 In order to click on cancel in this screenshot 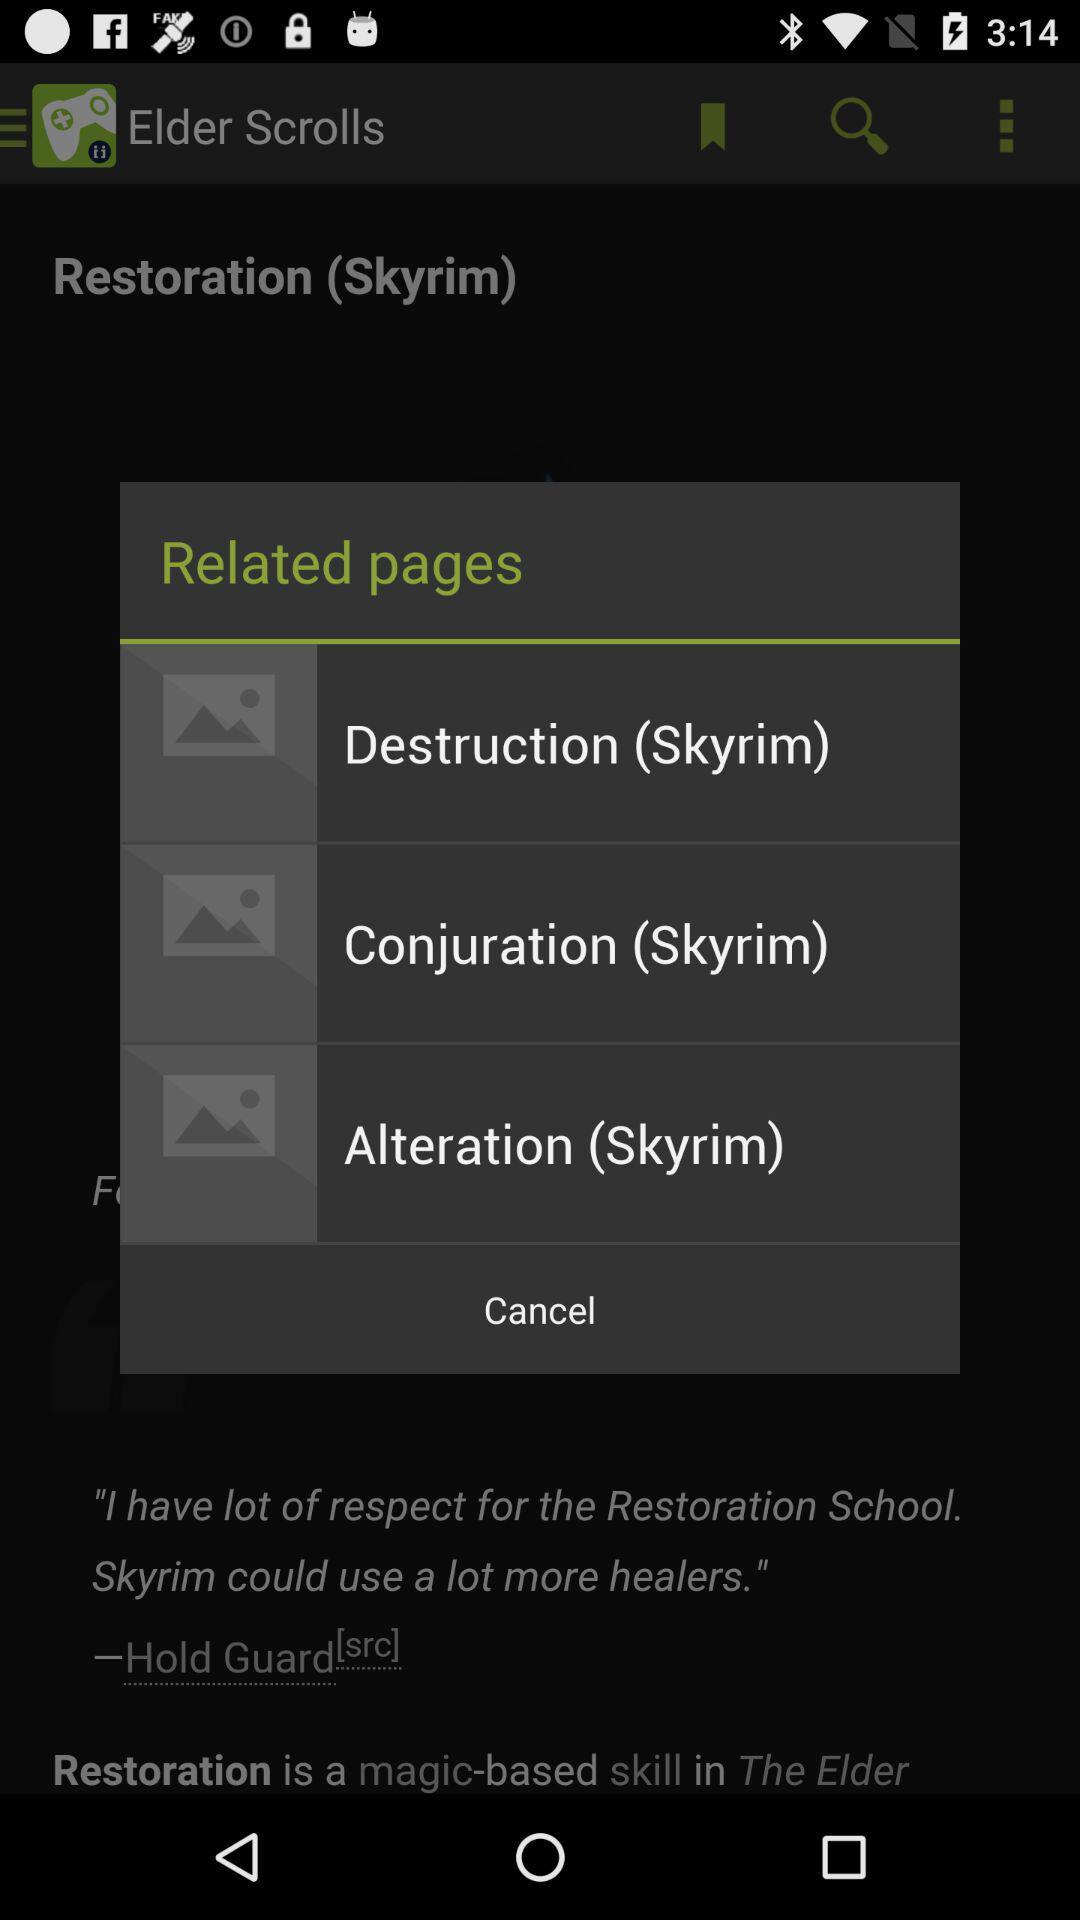, I will do `click(540, 1309)`.